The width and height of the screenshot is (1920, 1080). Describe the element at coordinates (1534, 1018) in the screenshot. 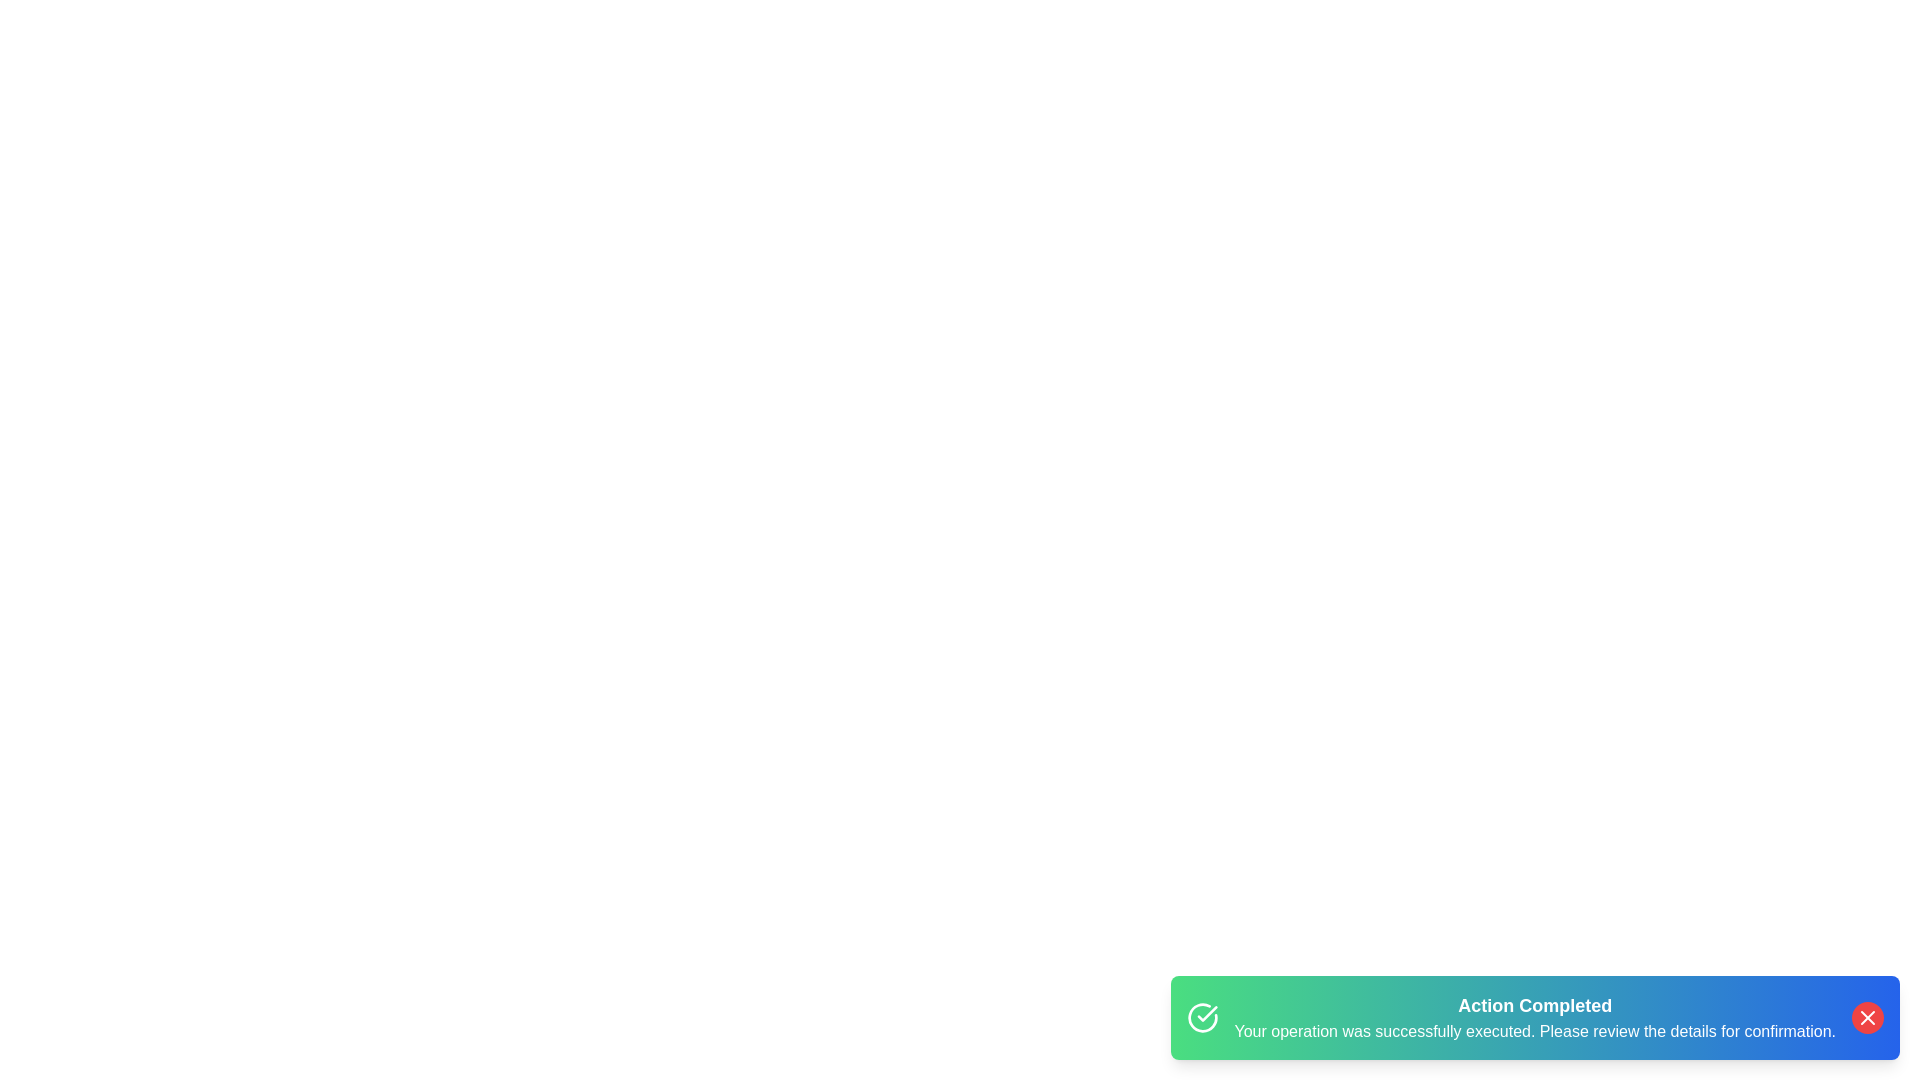

I see `the alert container to inspect its details` at that location.